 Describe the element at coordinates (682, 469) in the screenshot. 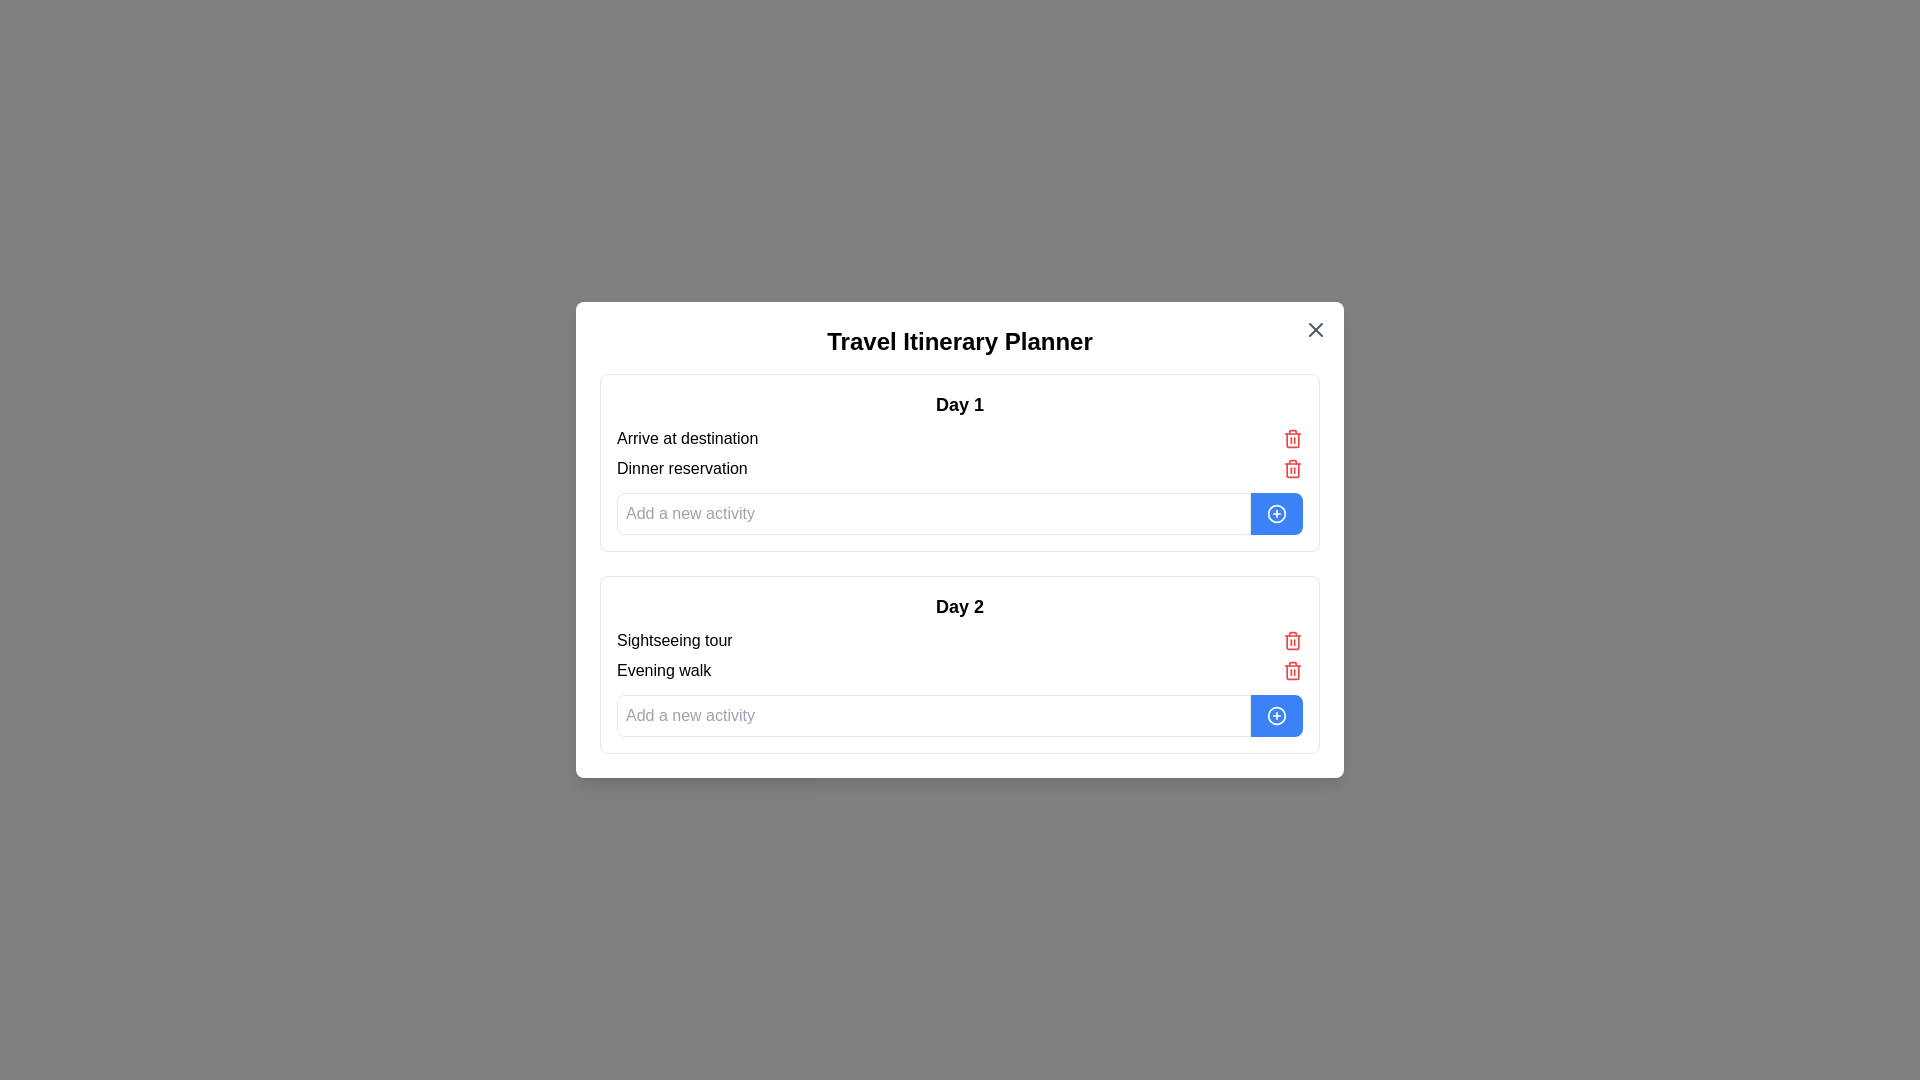

I see `the text label displaying 'Dinner reservation' in plain black font, positioned in the 'Day 1' section of the itinerary planner, as the second item listed` at that location.